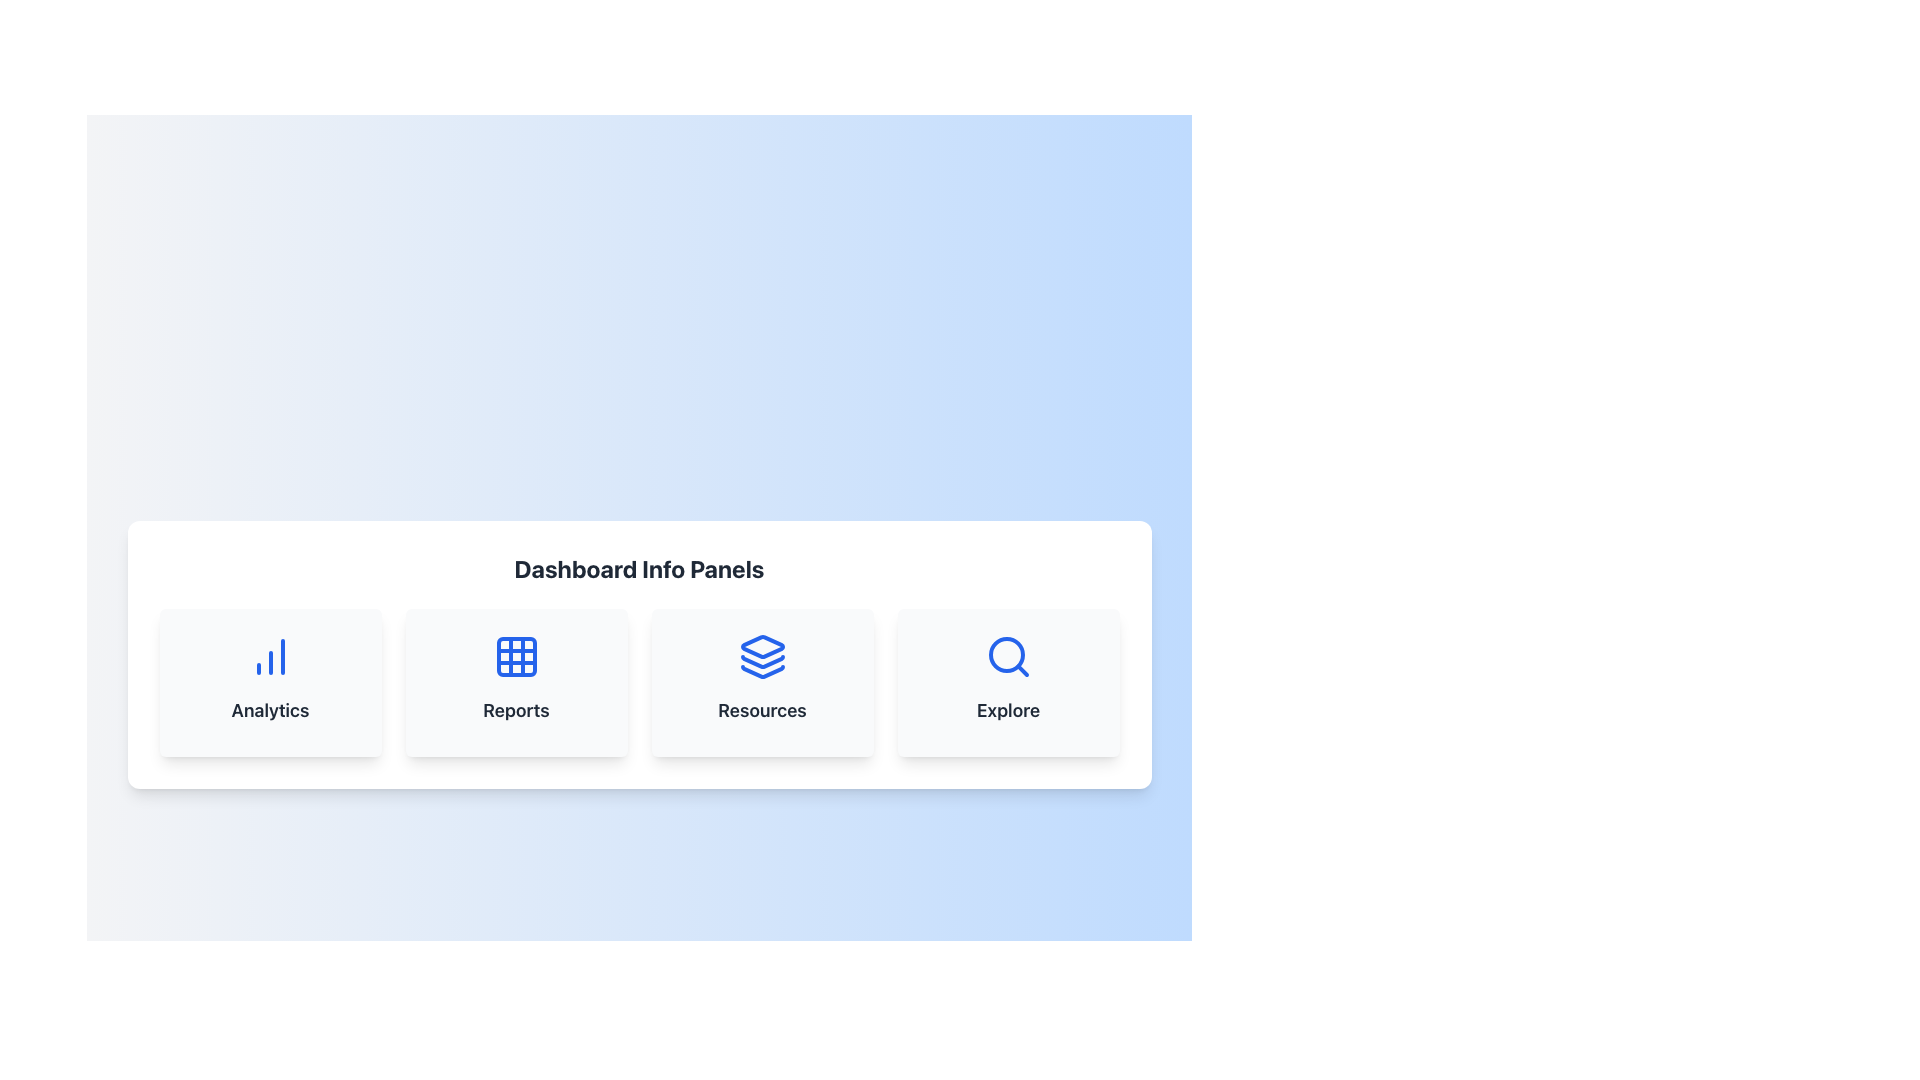  What do you see at coordinates (1008, 709) in the screenshot?
I see `the text label that says 'Explore', which is styled in a bold font and located at the bottom of the fourth card from the left` at bounding box center [1008, 709].